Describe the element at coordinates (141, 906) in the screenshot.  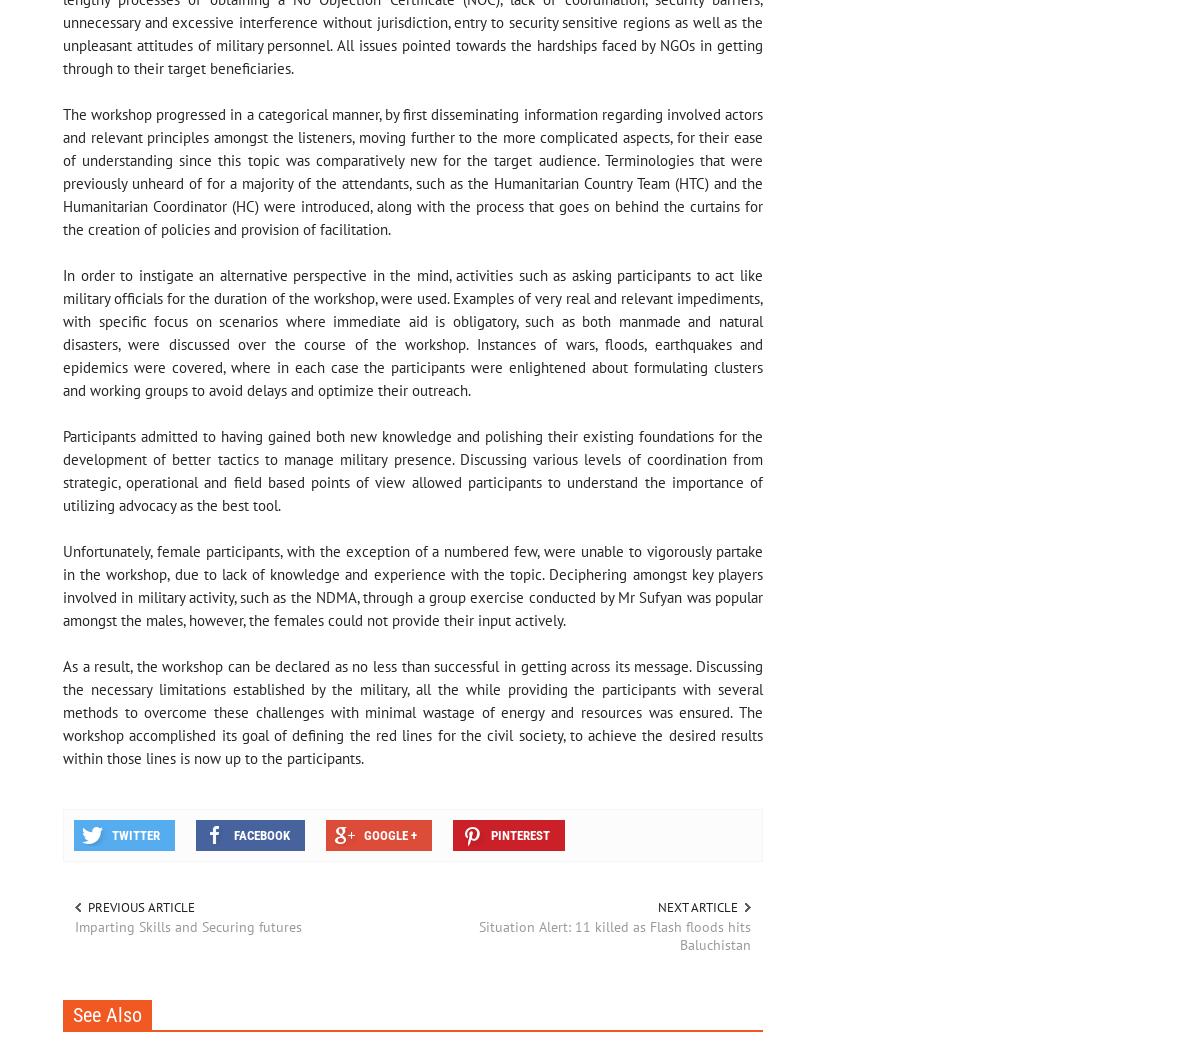
I see `'Previous article'` at that location.